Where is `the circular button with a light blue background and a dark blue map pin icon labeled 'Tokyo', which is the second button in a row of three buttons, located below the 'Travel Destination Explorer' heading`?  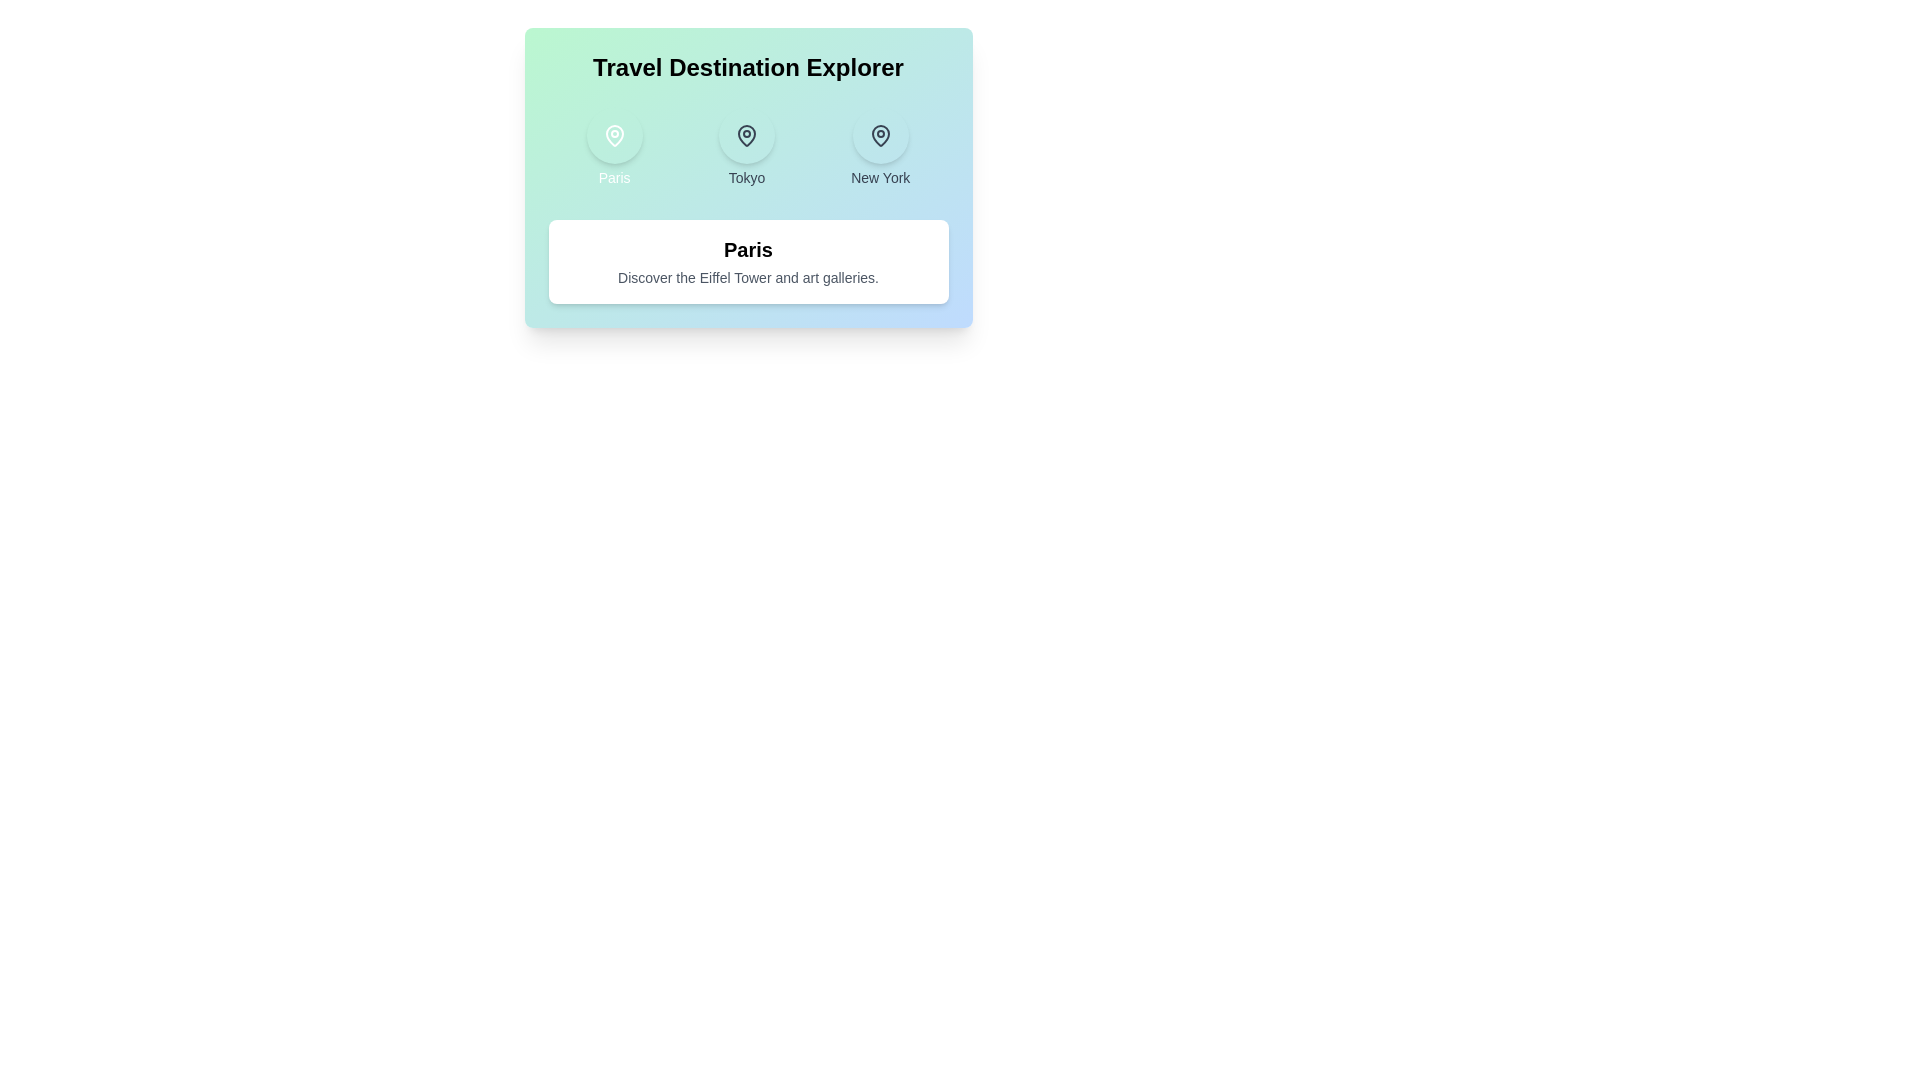 the circular button with a light blue background and a dark blue map pin icon labeled 'Tokyo', which is the second button in a row of three buttons, located below the 'Travel Destination Explorer' heading is located at coordinates (745, 135).